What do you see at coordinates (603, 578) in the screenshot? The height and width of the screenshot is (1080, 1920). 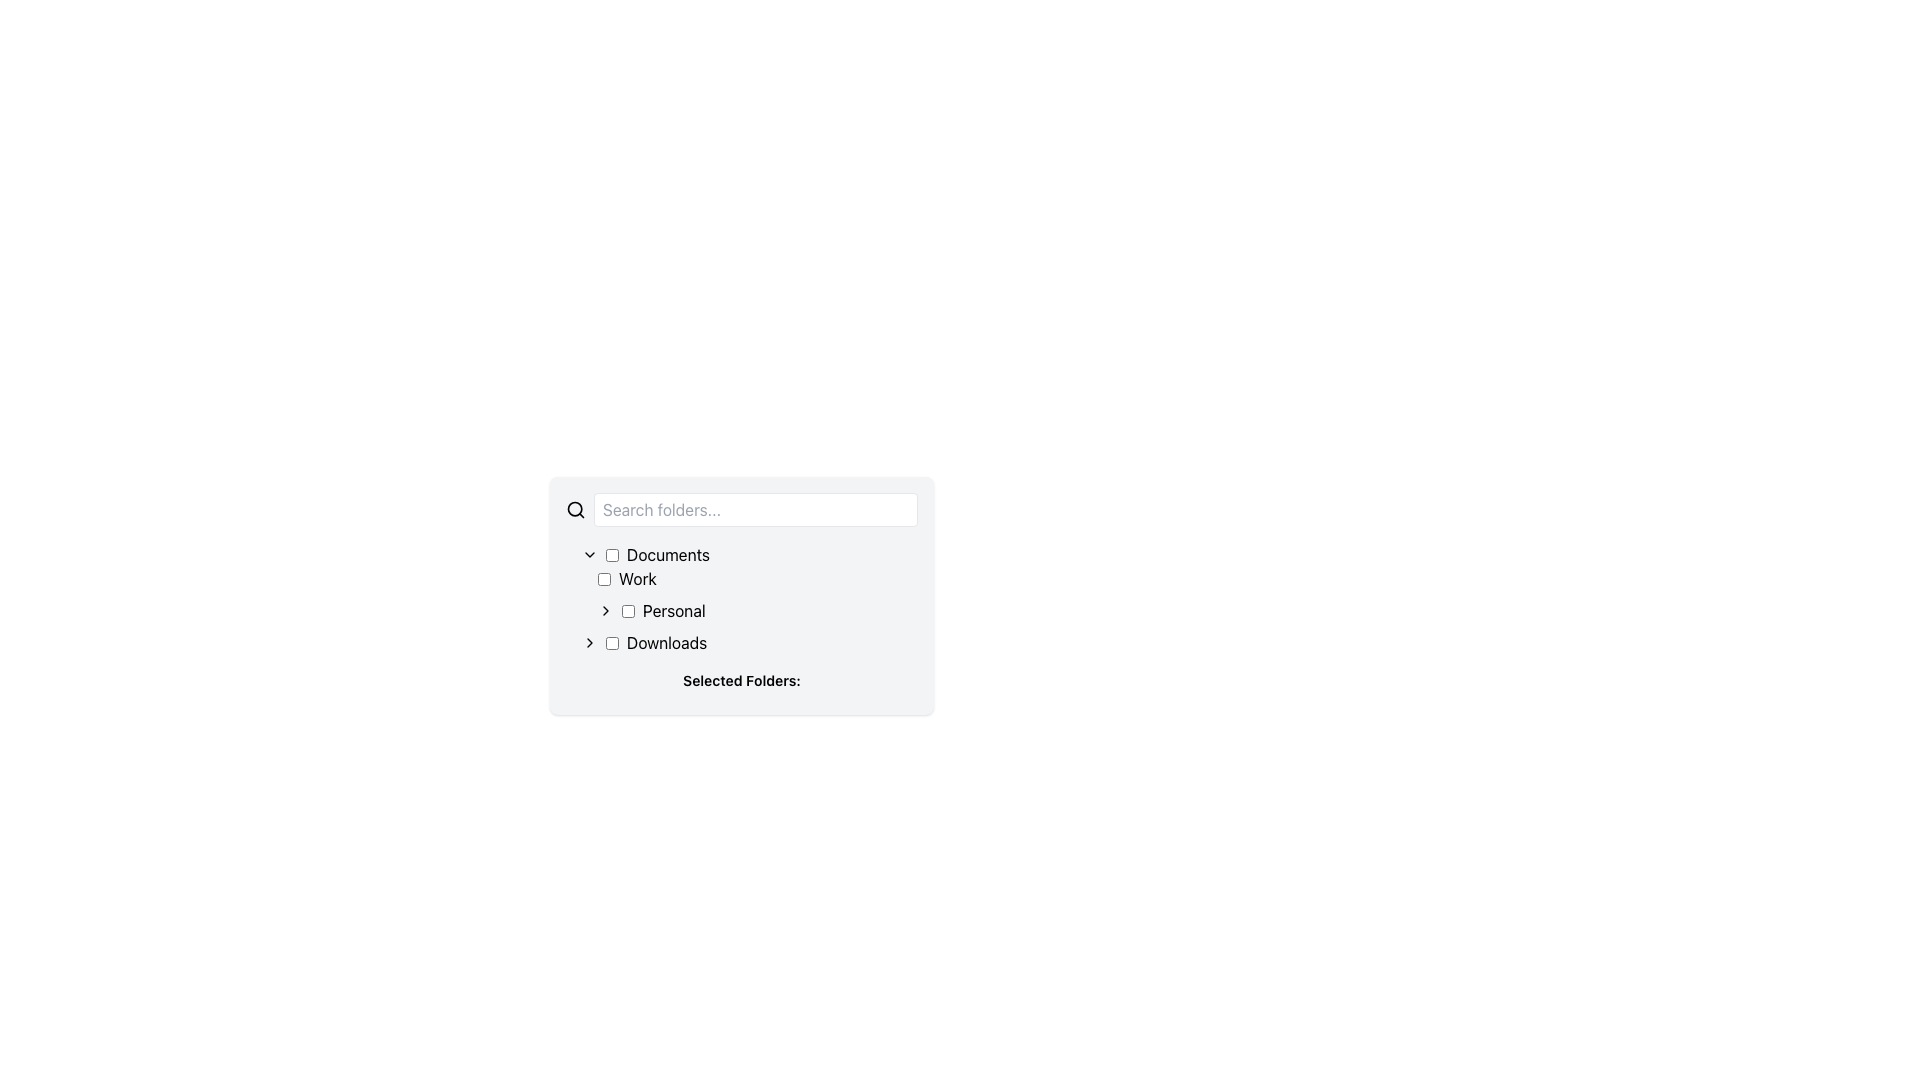 I see `the checkbox labeled 'Work' to trigger hover effects` at bounding box center [603, 578].